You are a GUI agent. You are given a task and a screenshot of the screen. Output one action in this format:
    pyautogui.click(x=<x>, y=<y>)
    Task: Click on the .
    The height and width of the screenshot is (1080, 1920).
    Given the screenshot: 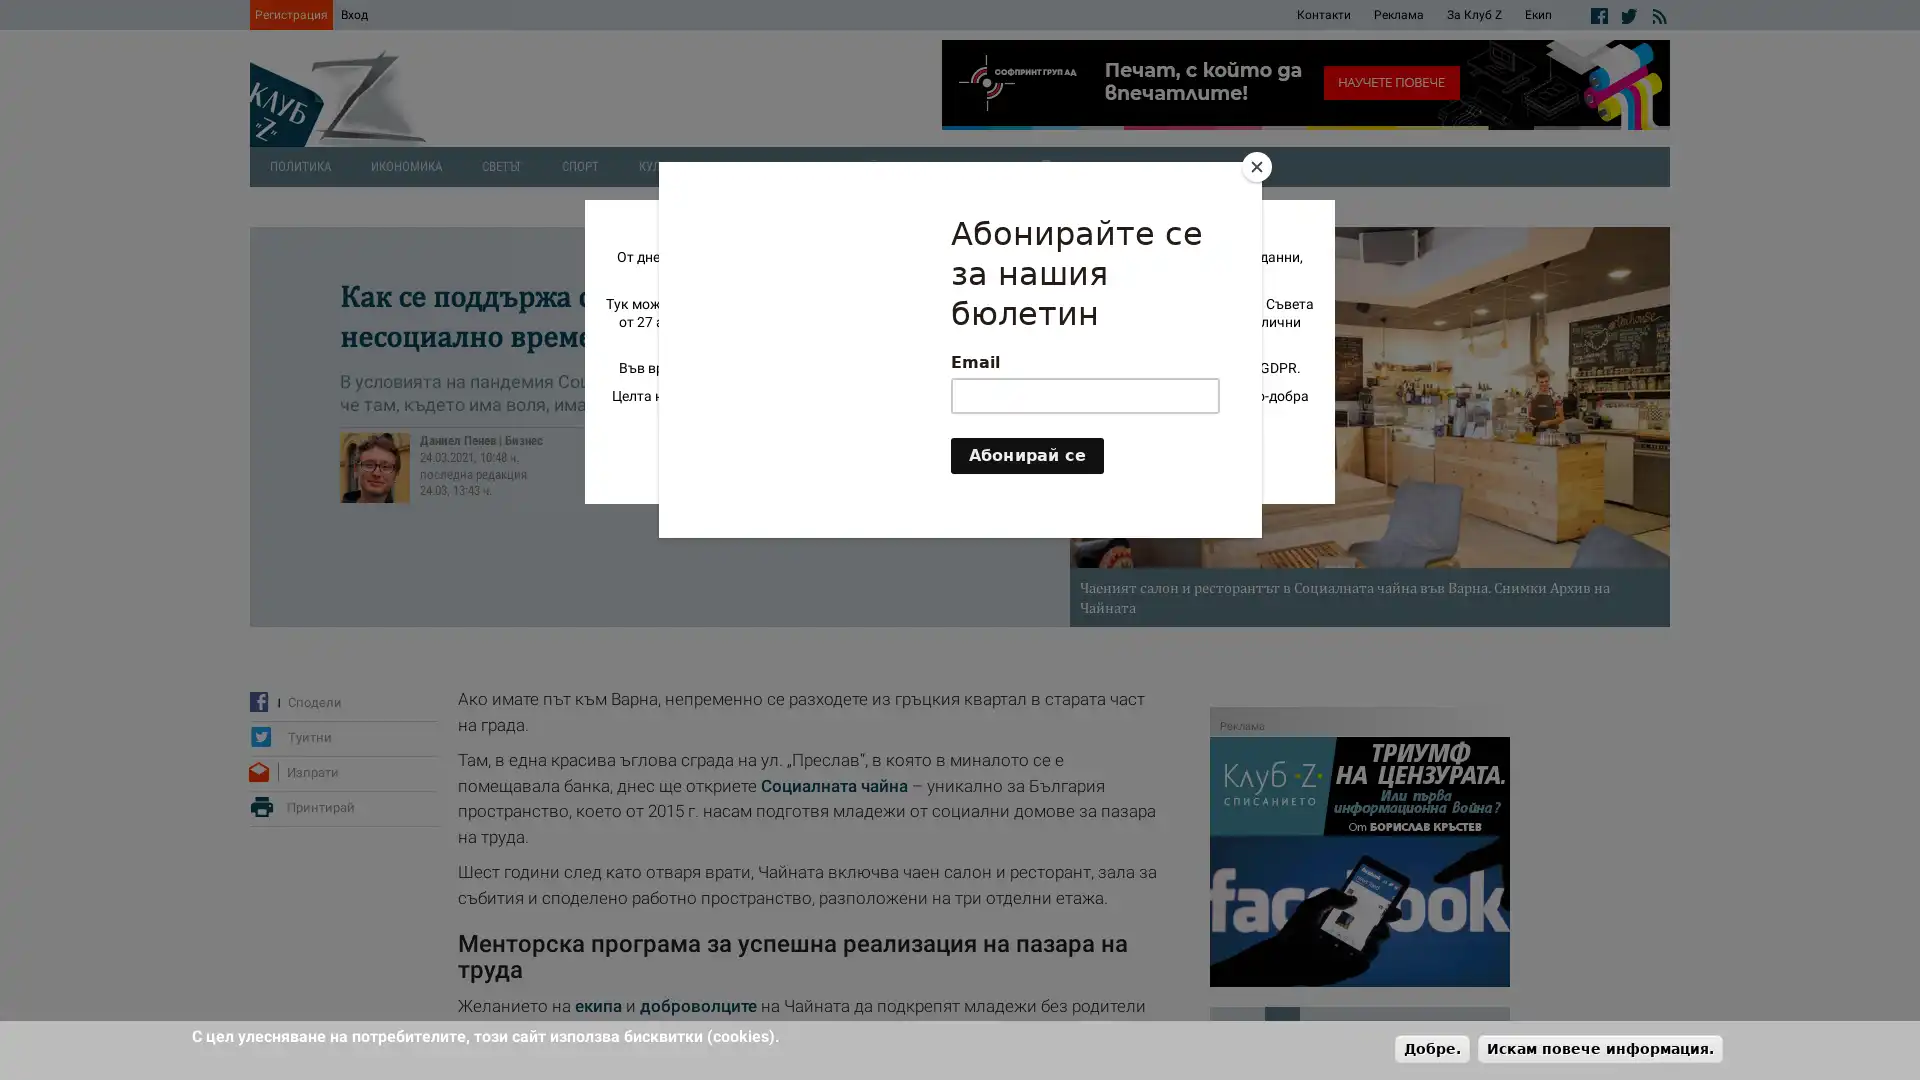 What is the action you would take?
    pyautogui.click(x=1600, y=1047)
    